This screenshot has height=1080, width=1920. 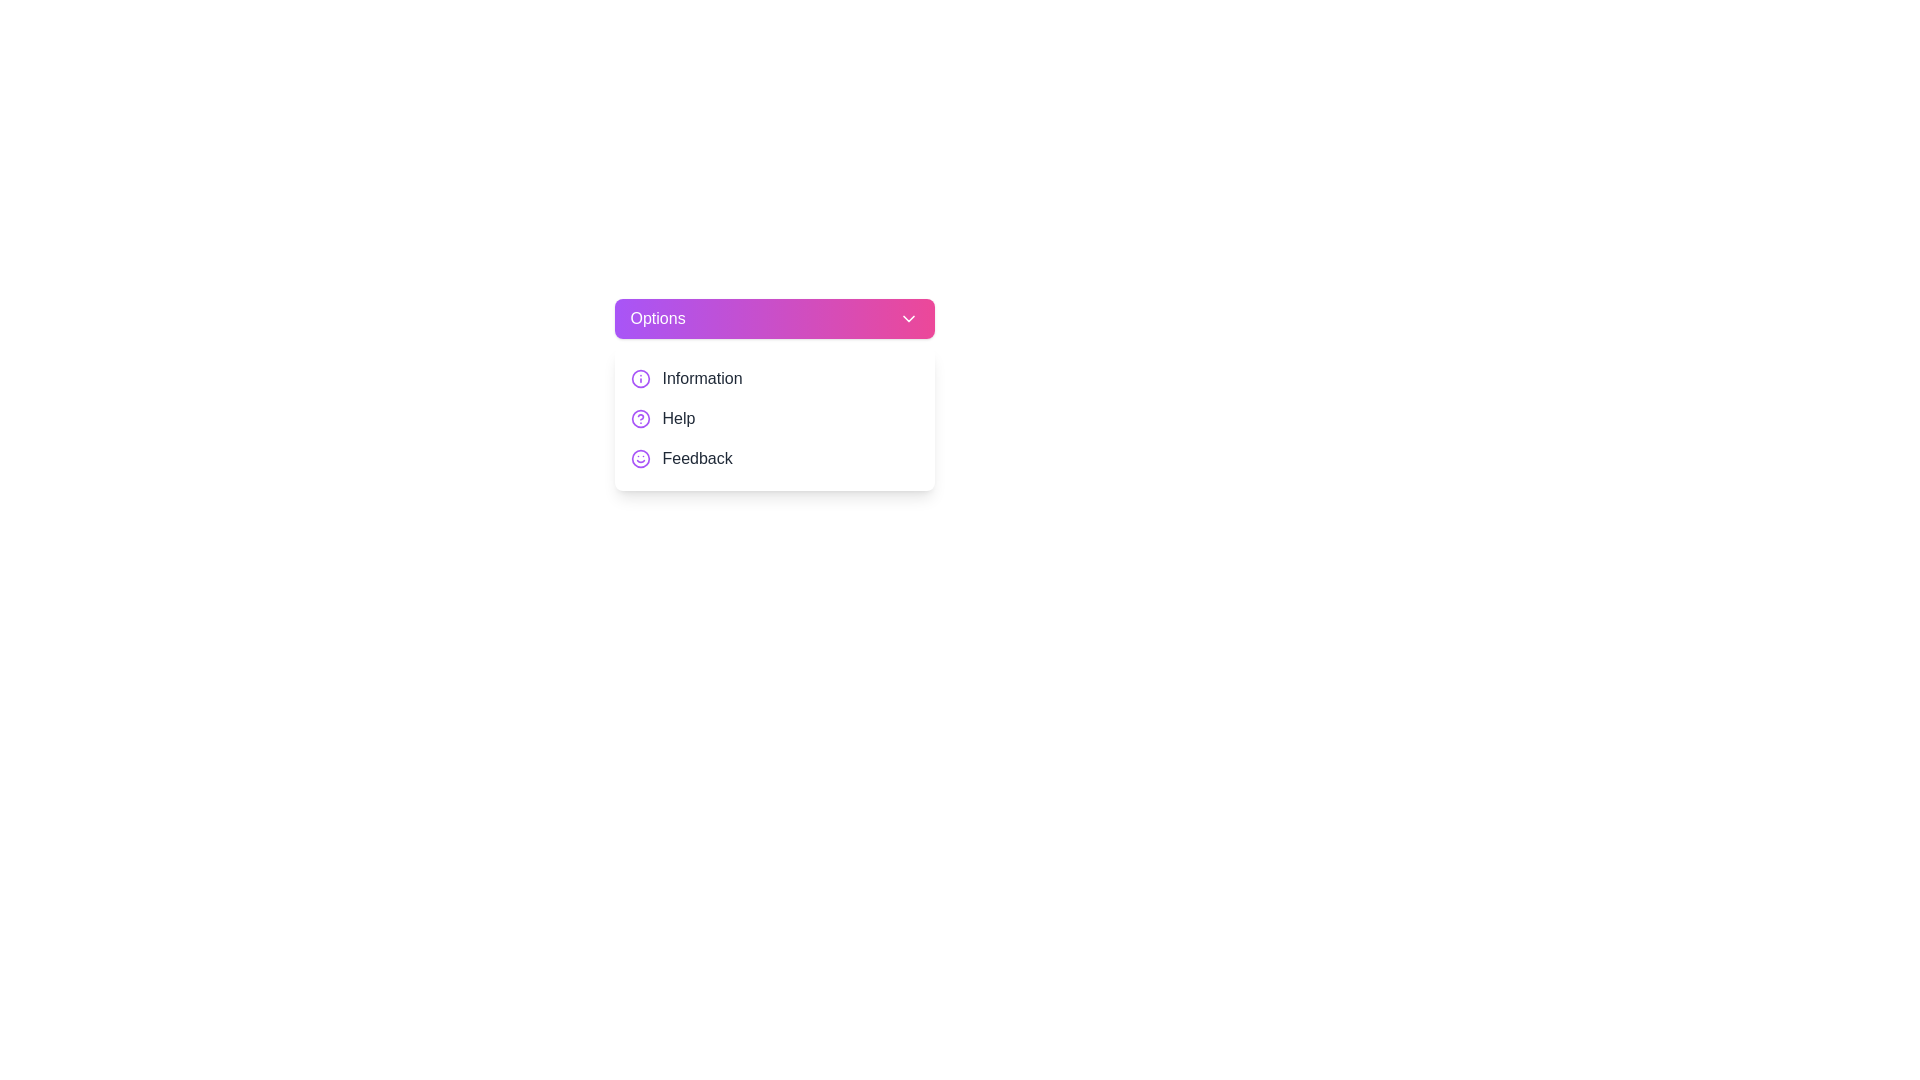 I want to click on the 'Help' text label, which is the second item in the dropdown menu under the 'Options' header, so click(x=678, y=418).